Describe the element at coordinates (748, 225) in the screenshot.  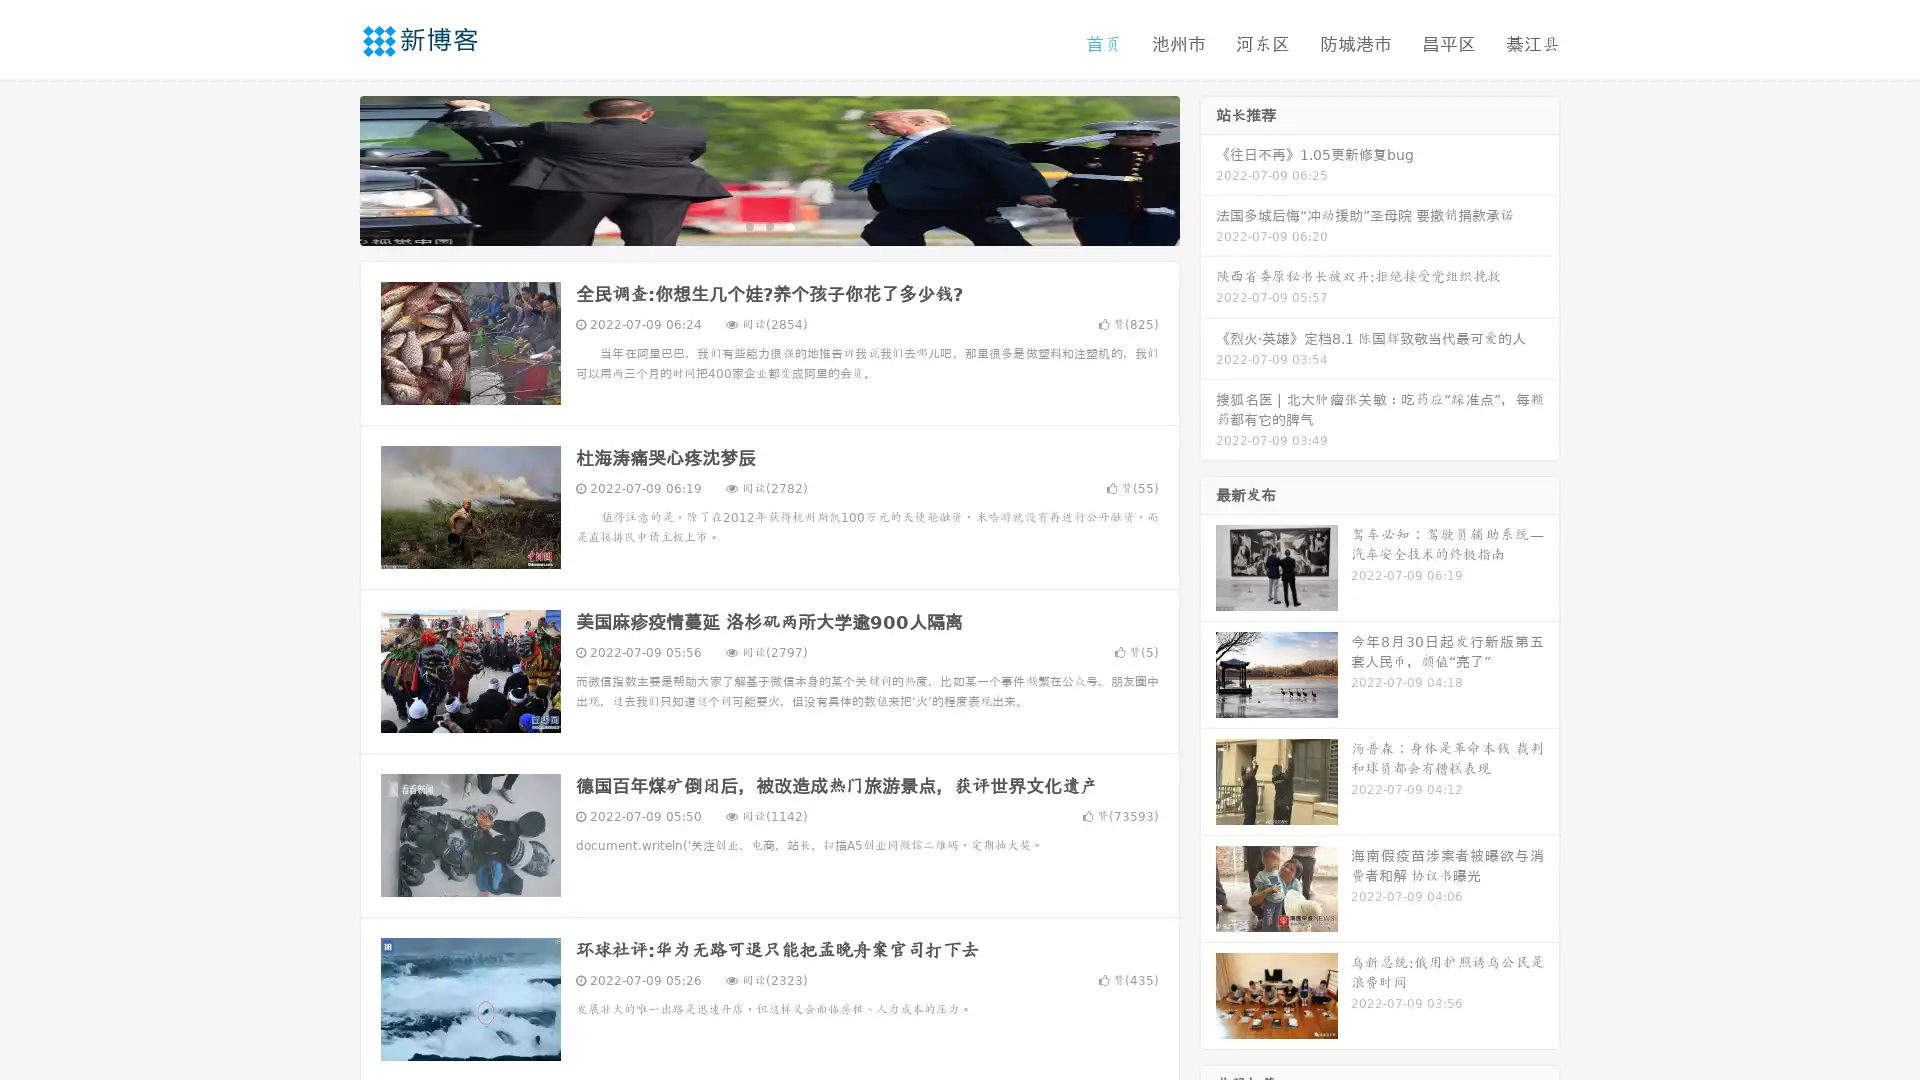
I see `Go to slide 1` at that location.